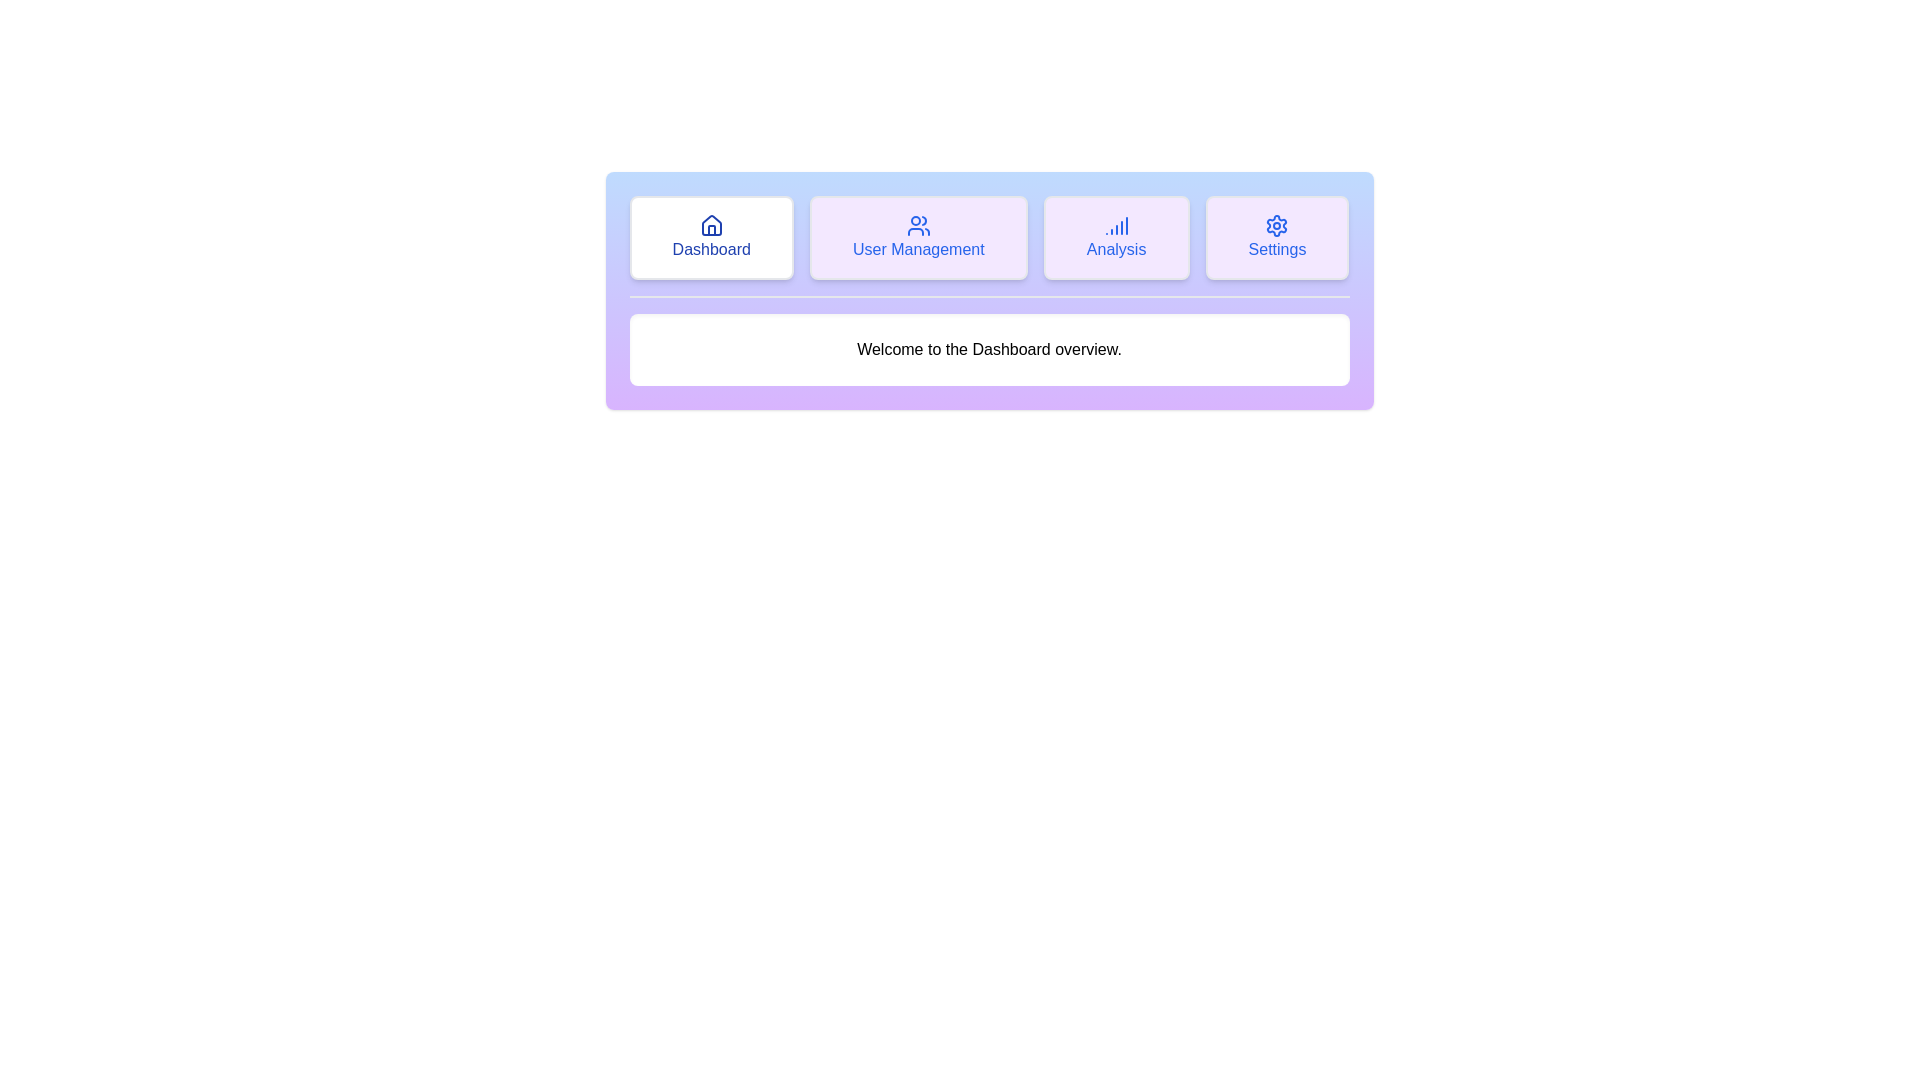 The width and height of the screenshot is (1920, 1080). Describe the element at coordinates (711, 225) in the screenshot. I see `the 'Dashboard' icon located above the 'Dashboard' text in the Dashboard section for quick recognition` at that location.